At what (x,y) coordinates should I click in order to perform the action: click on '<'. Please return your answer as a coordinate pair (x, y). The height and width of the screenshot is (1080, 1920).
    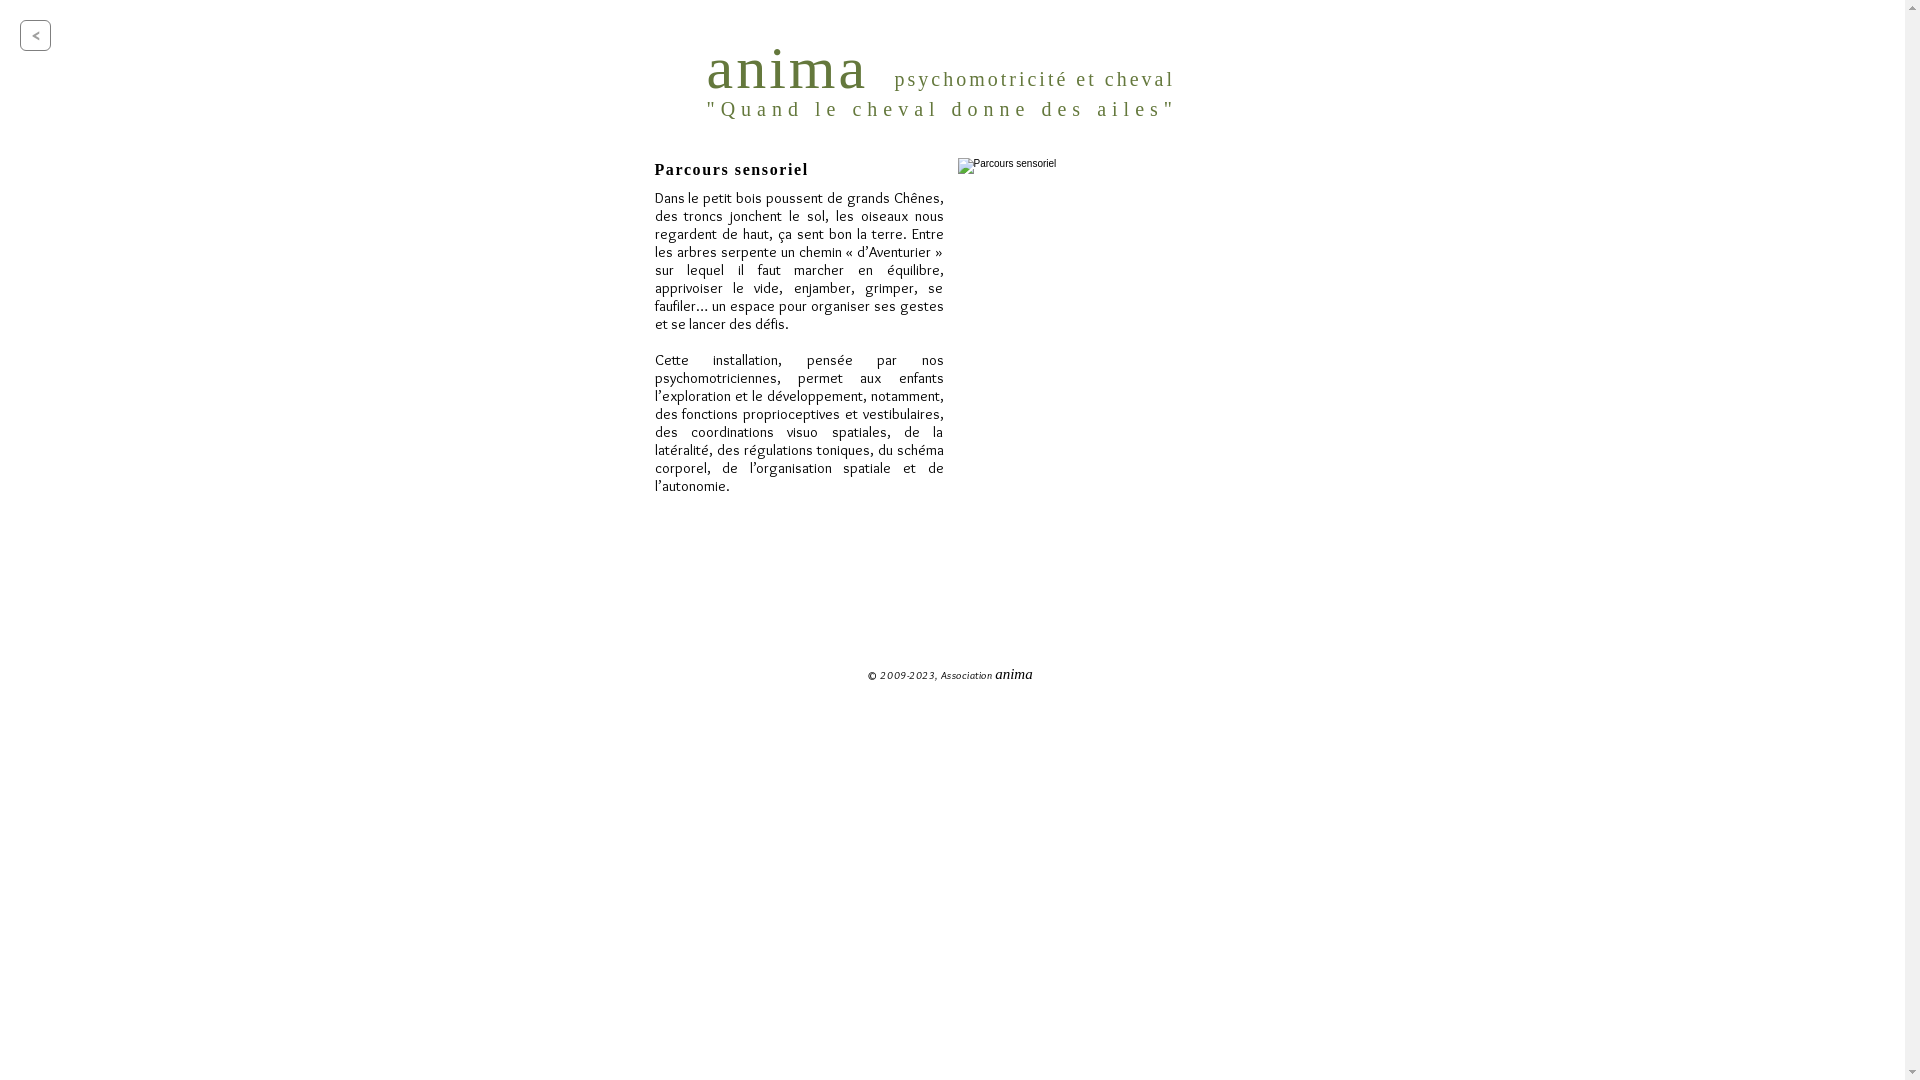
    Looking at the image, I should click on (19, 35).